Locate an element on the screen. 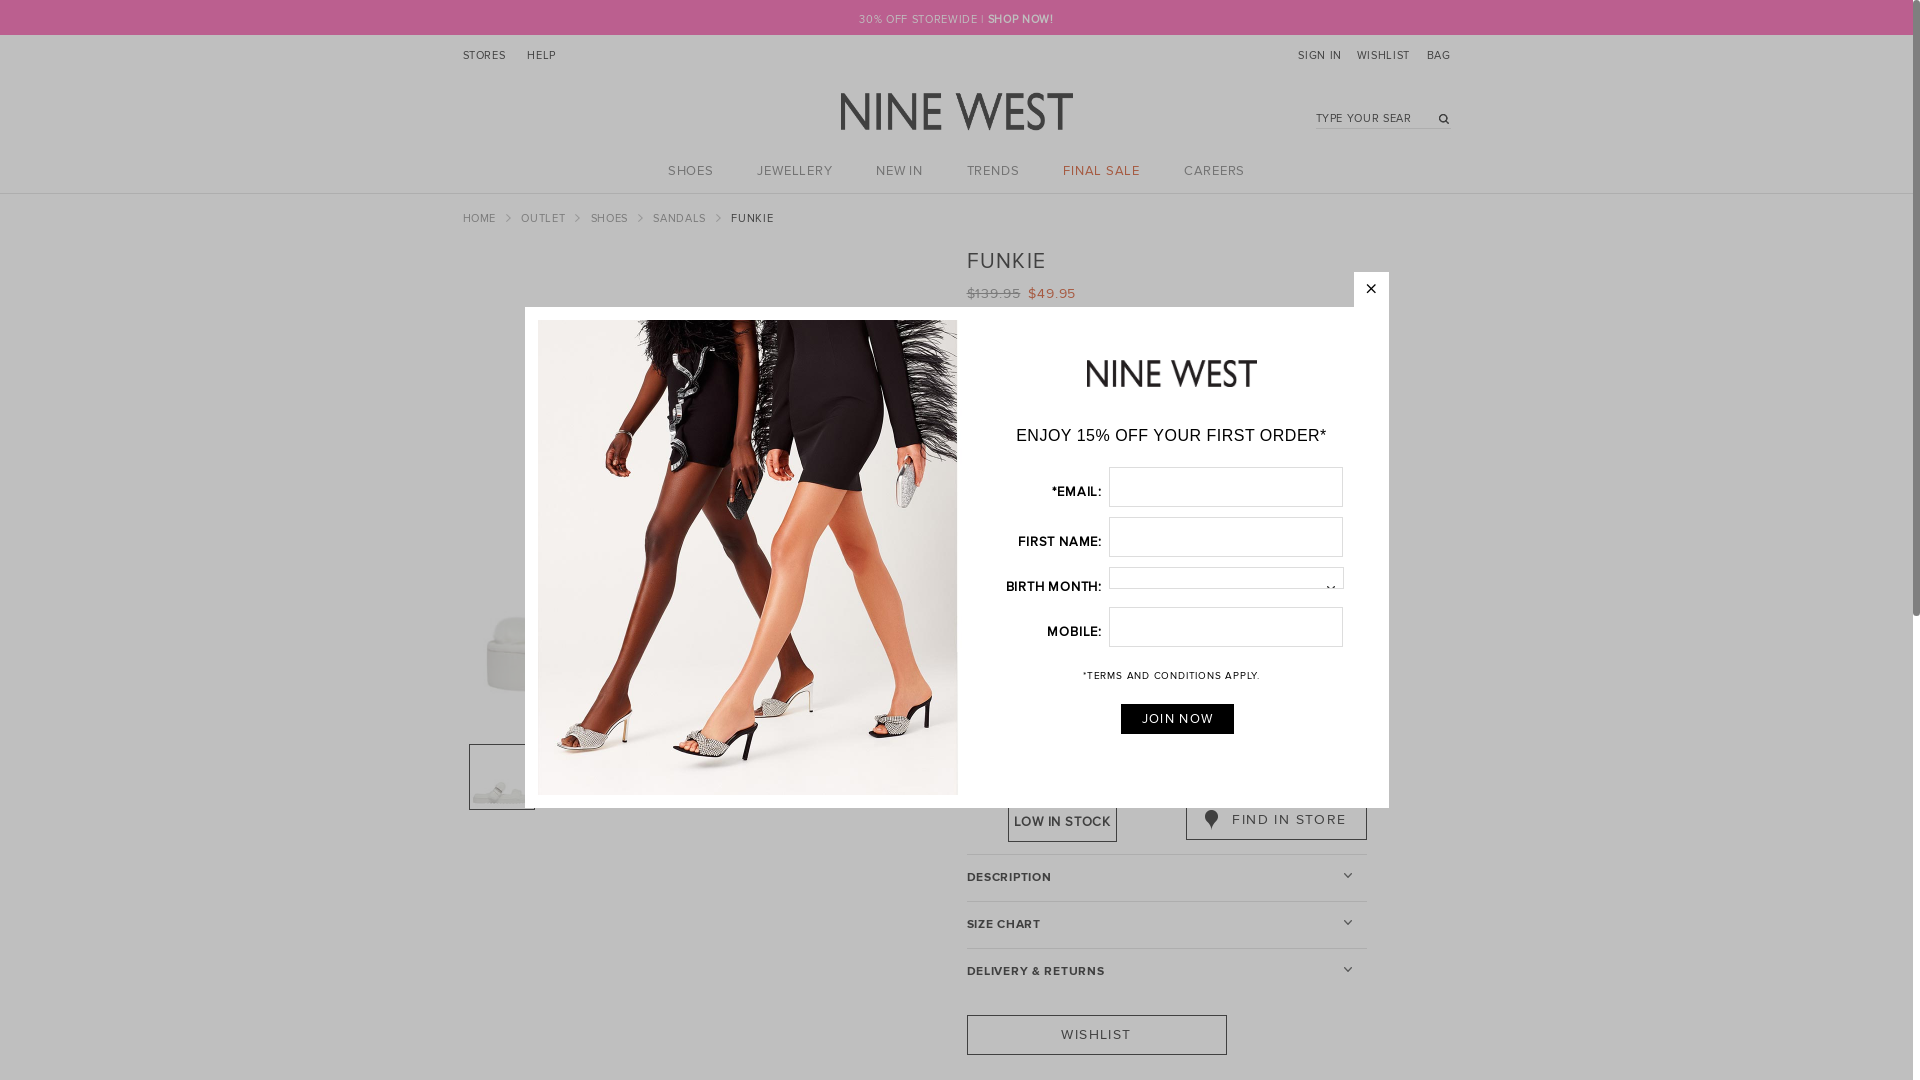  '9.5' is located at coordinates (1186, 524).